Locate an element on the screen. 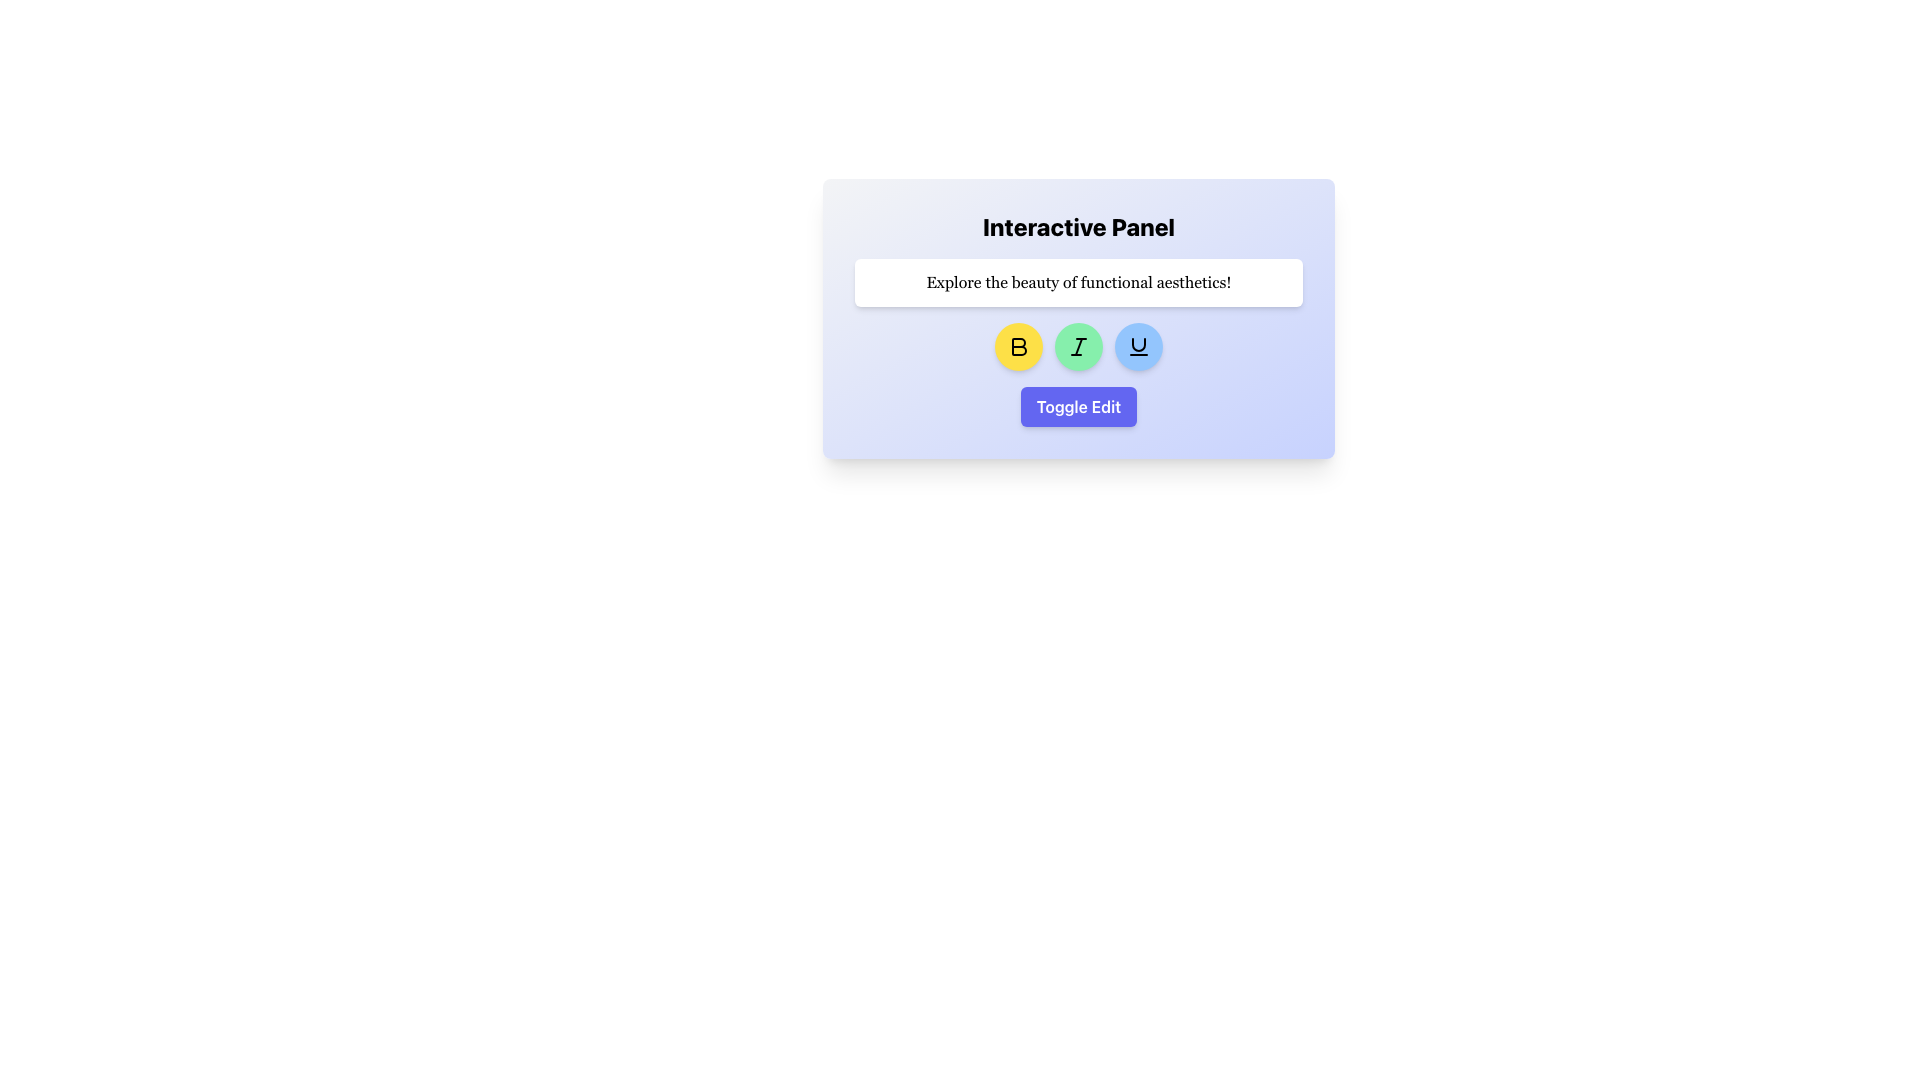 Image resolution: width=1920 pixels, height=1080 pixels. the italic toggle button located in the middle of the button set beneath the text 'Explore the beauty of functional aesthetics!' for keyboard interactions is located at coordinates (1078, 346).